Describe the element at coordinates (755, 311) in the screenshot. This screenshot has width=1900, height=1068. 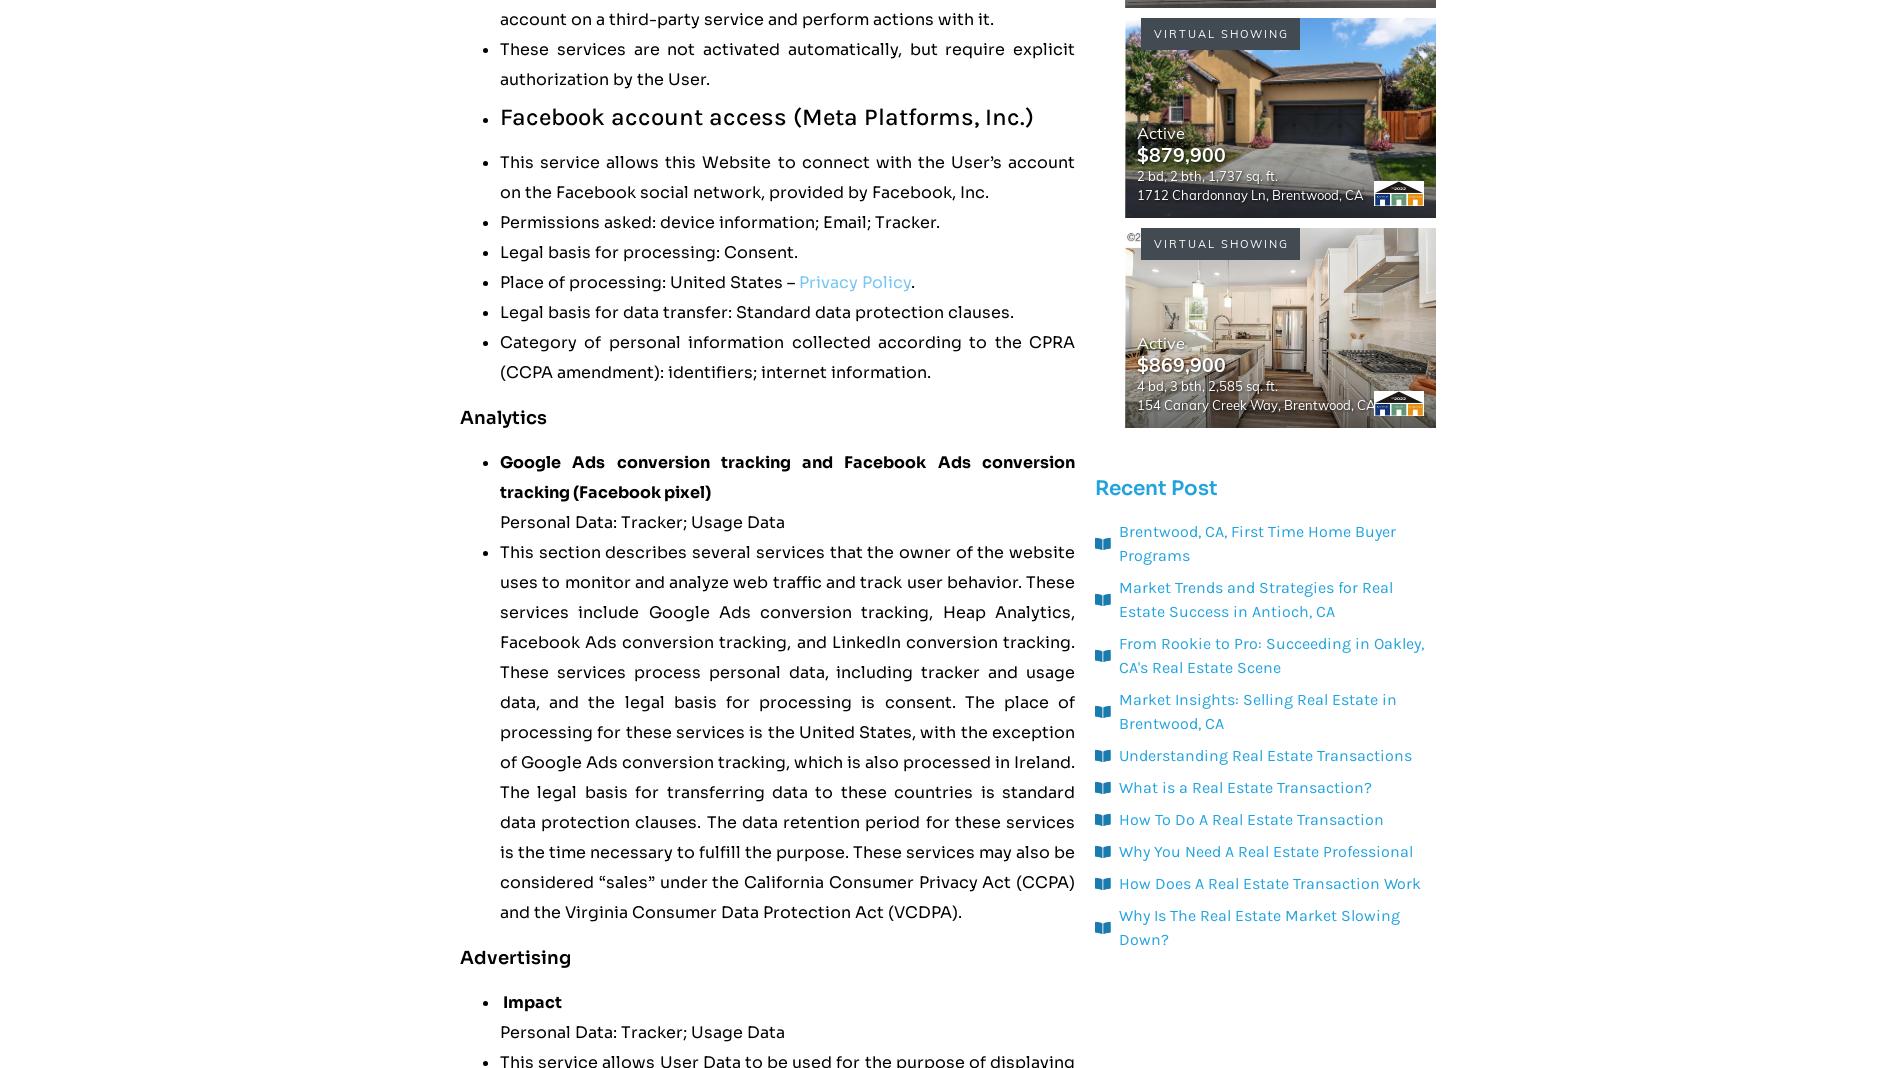
I see `'Legal basis for data transfer: Standard data protection clauses.'` at that location.